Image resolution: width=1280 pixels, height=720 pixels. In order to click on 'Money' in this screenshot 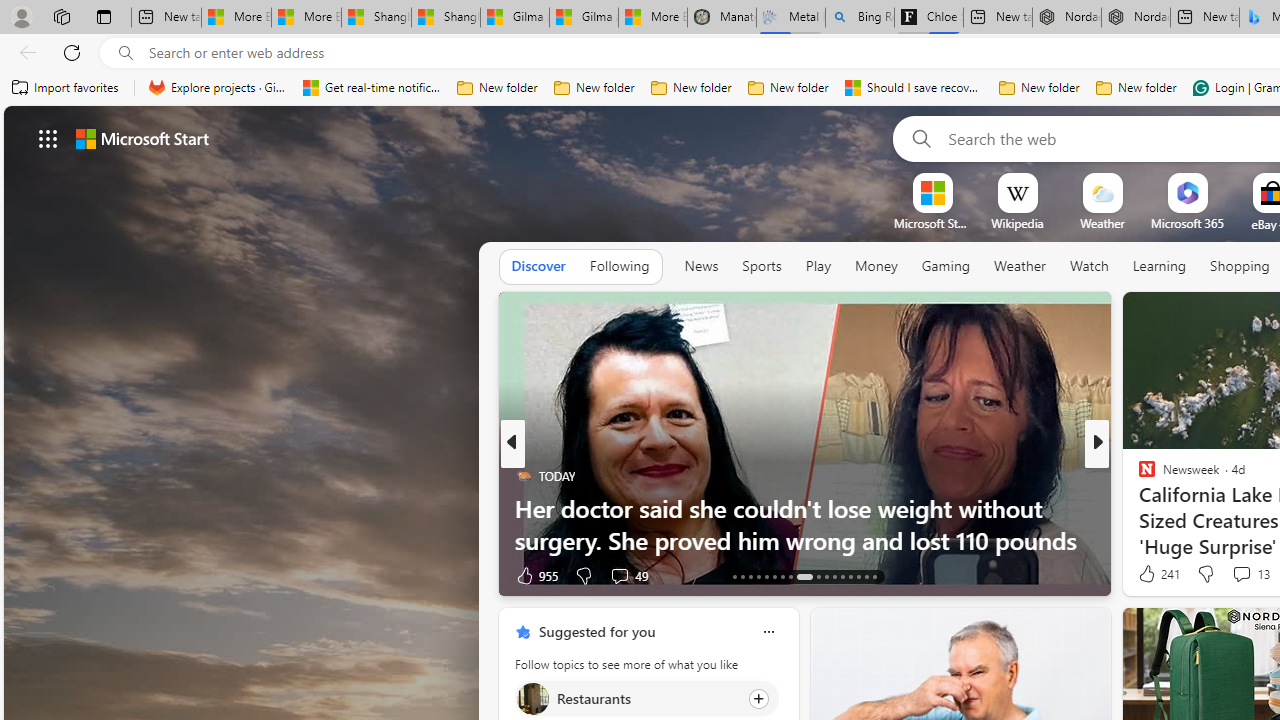, I will do `click(876, 265)`.